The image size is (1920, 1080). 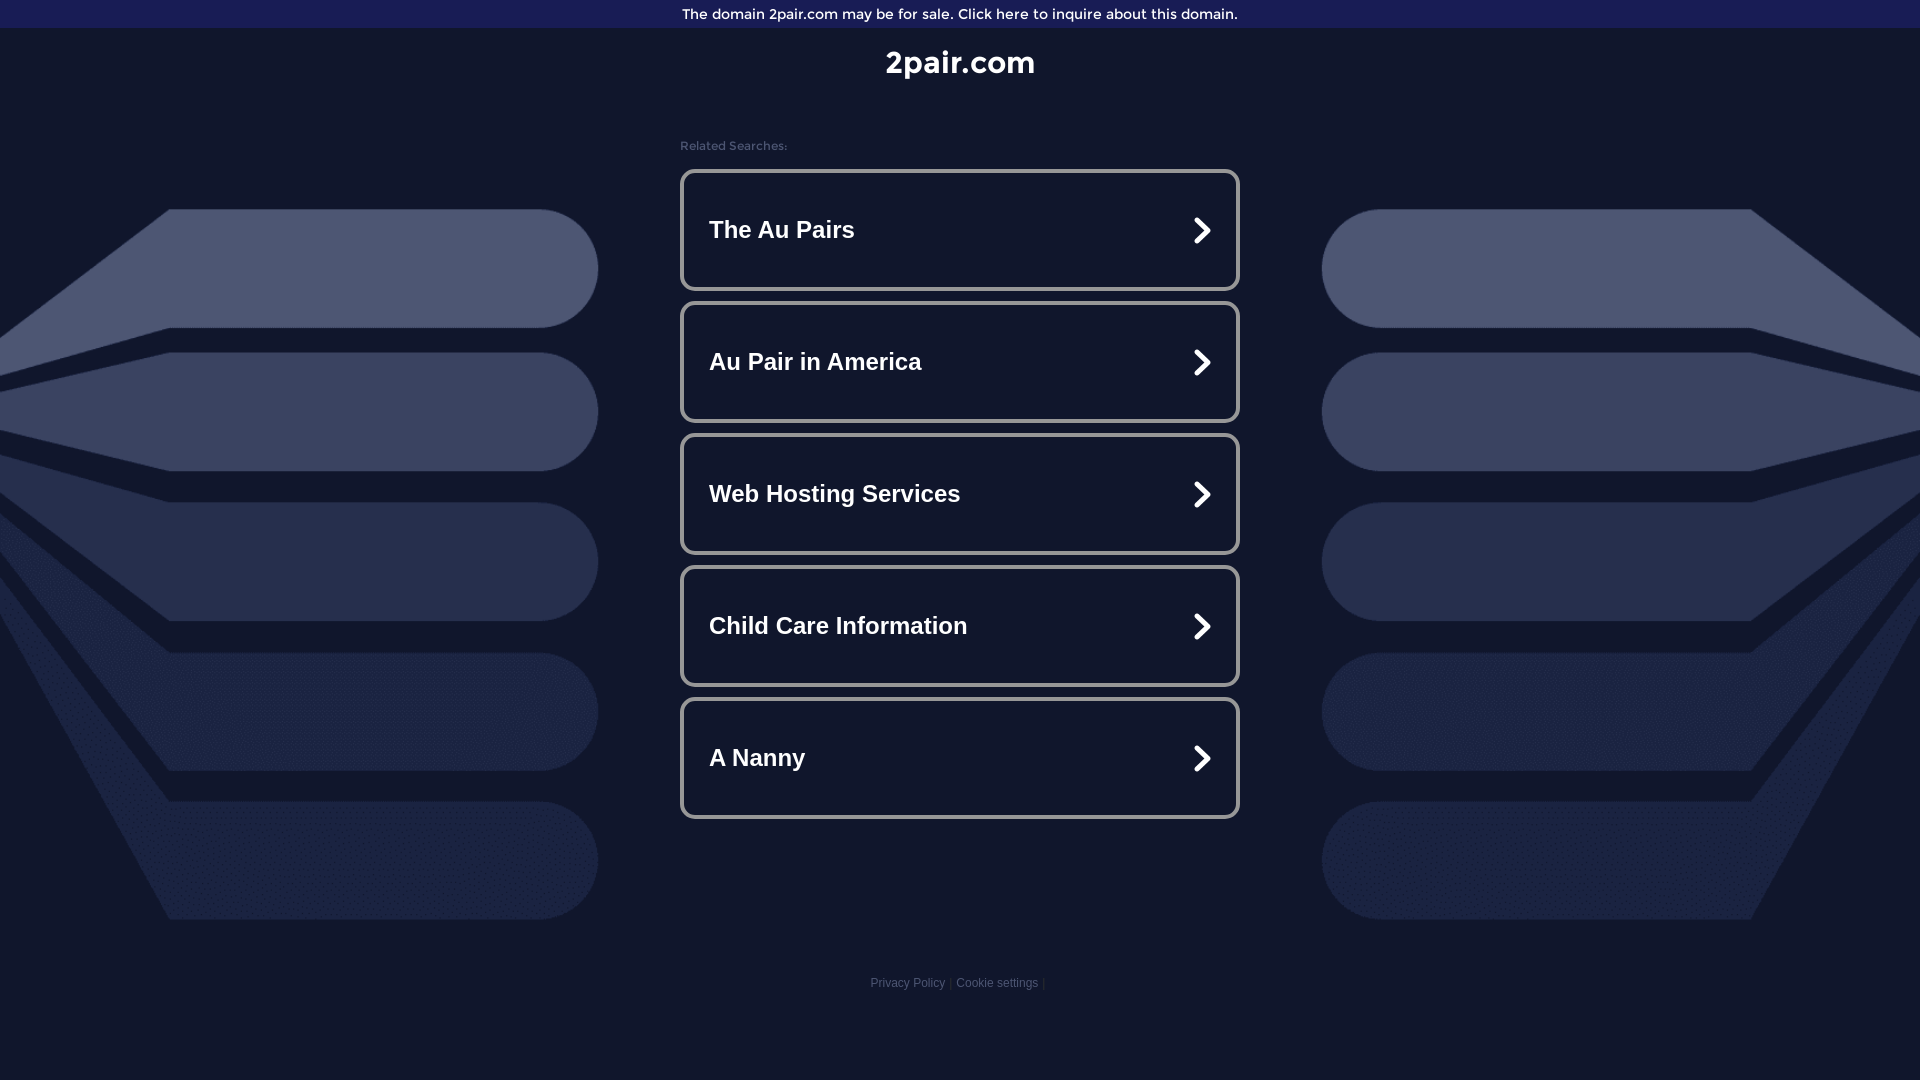 I want to click on 'The Au Pairs', so click(x=960, y=229).